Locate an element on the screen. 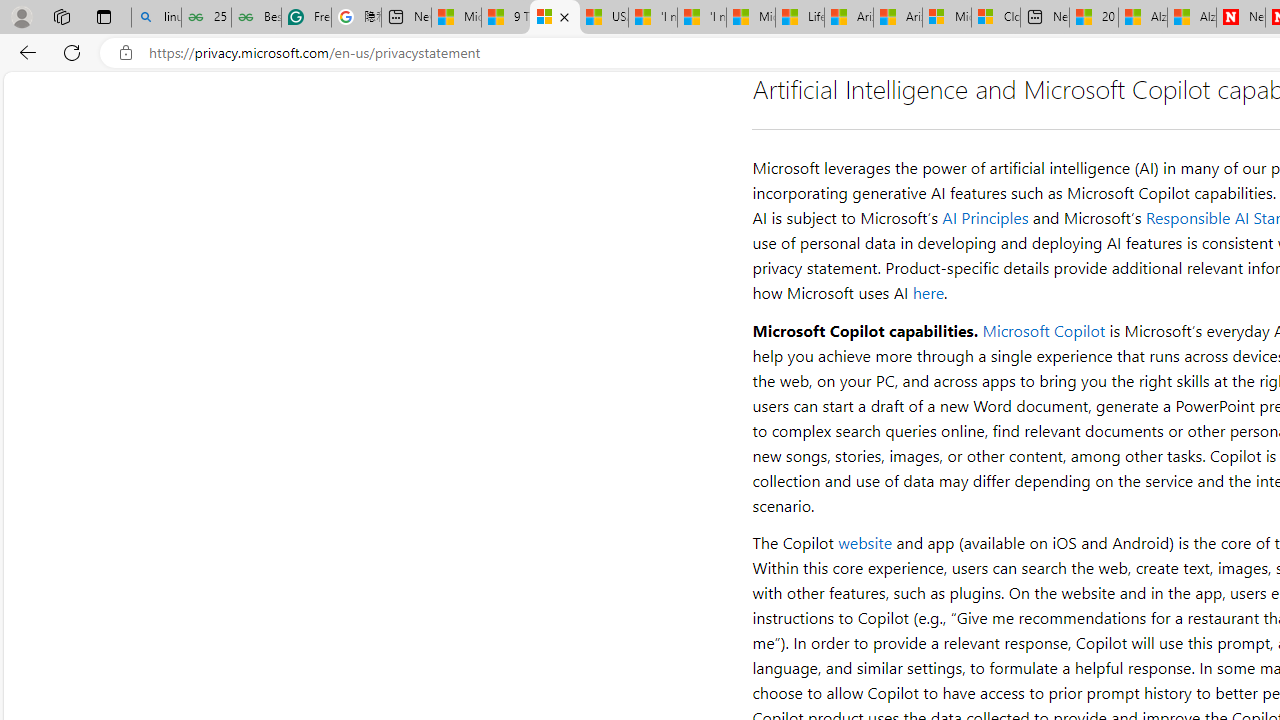 The image size is (1280, 720). 'Cloud Computing Services | Microsoft Azure' is located at coordinates (995, 17).